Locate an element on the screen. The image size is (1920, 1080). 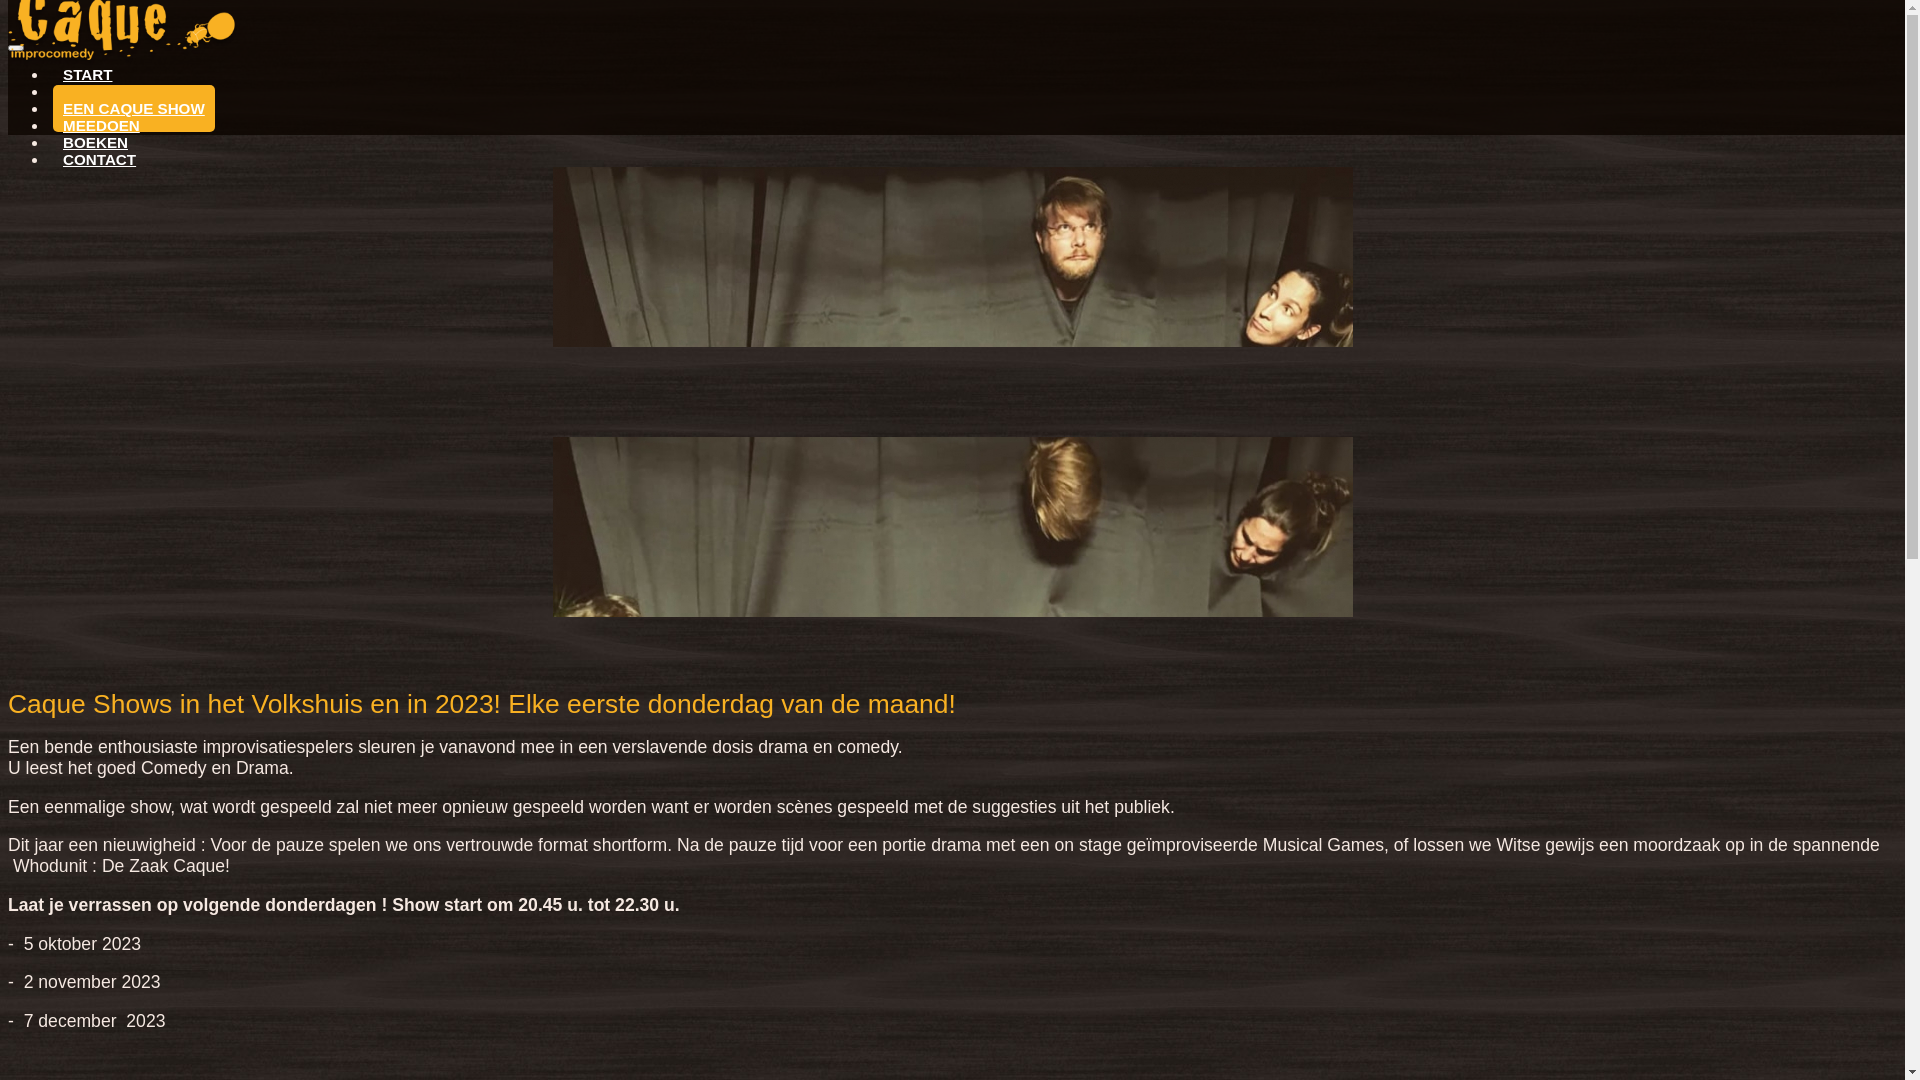
'OVER' is located at coordinates (83, 91).